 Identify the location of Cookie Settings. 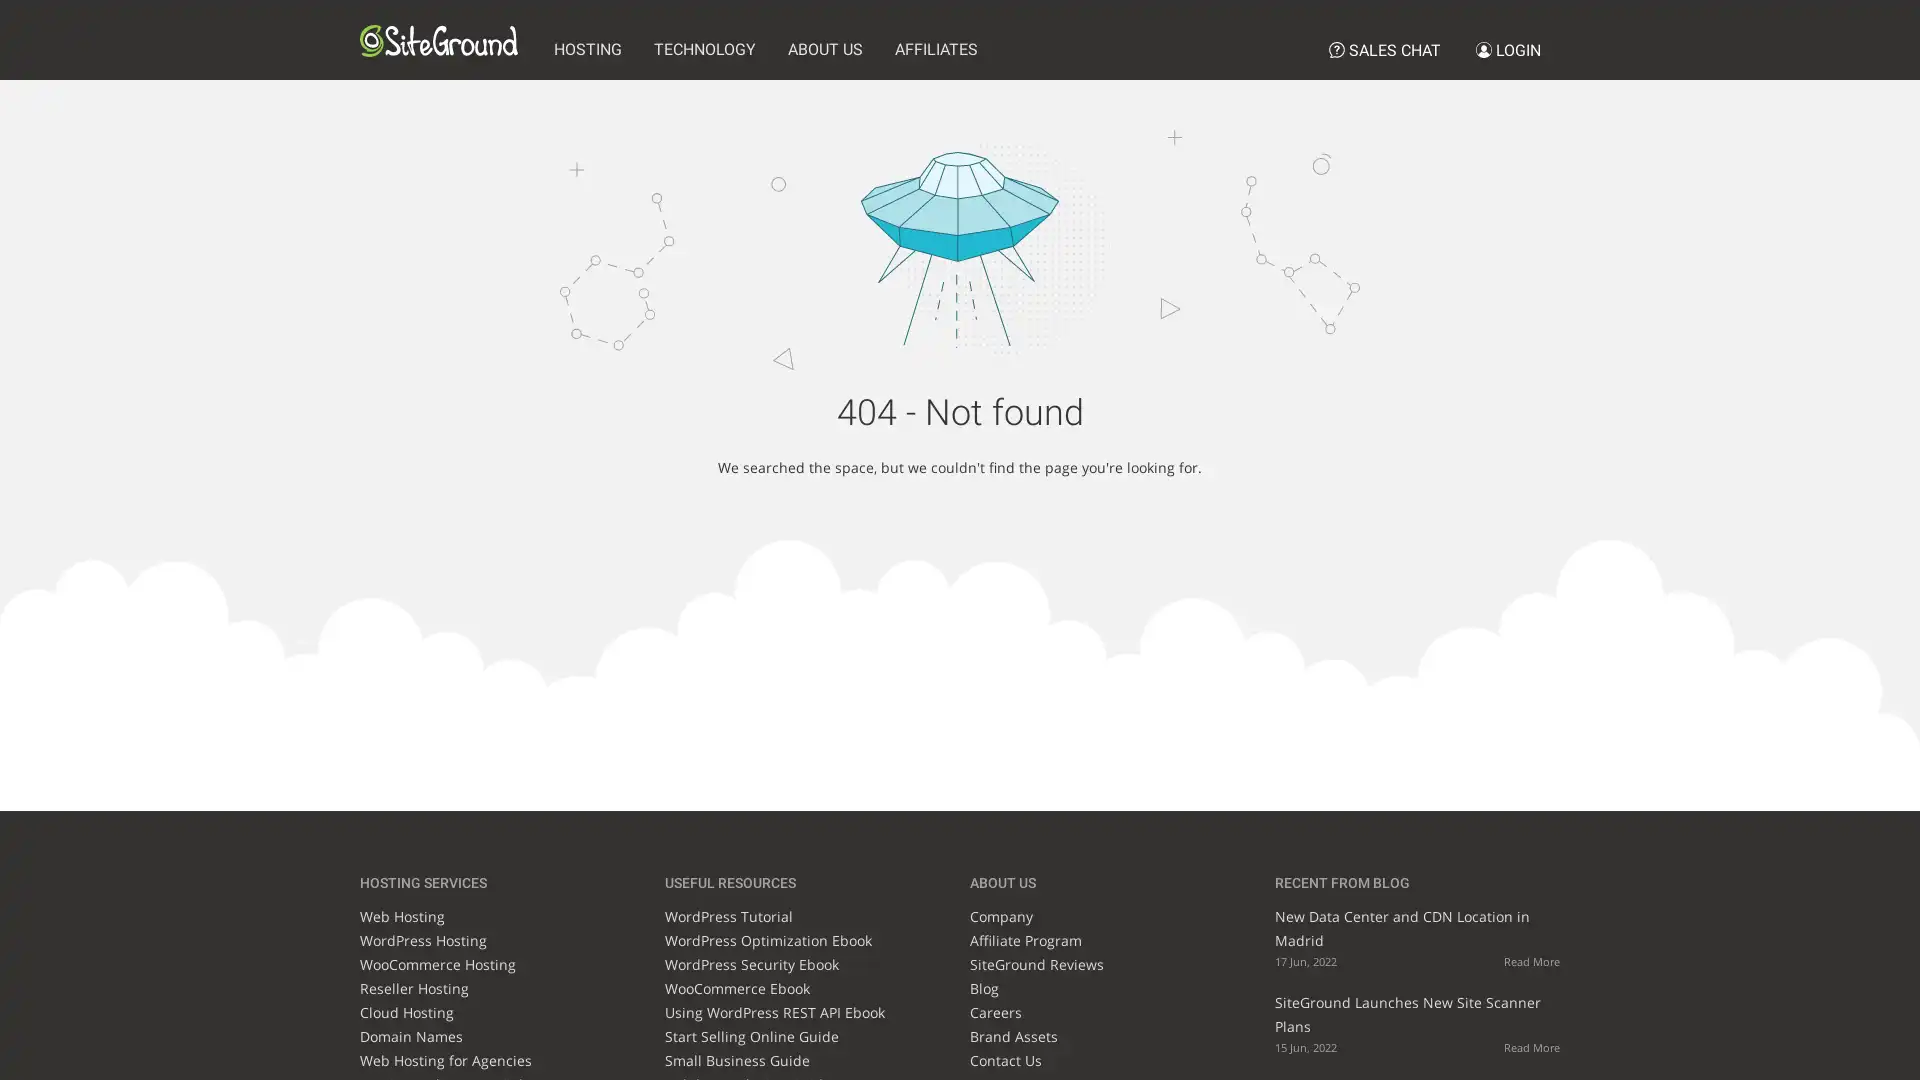
(1671, 1020).